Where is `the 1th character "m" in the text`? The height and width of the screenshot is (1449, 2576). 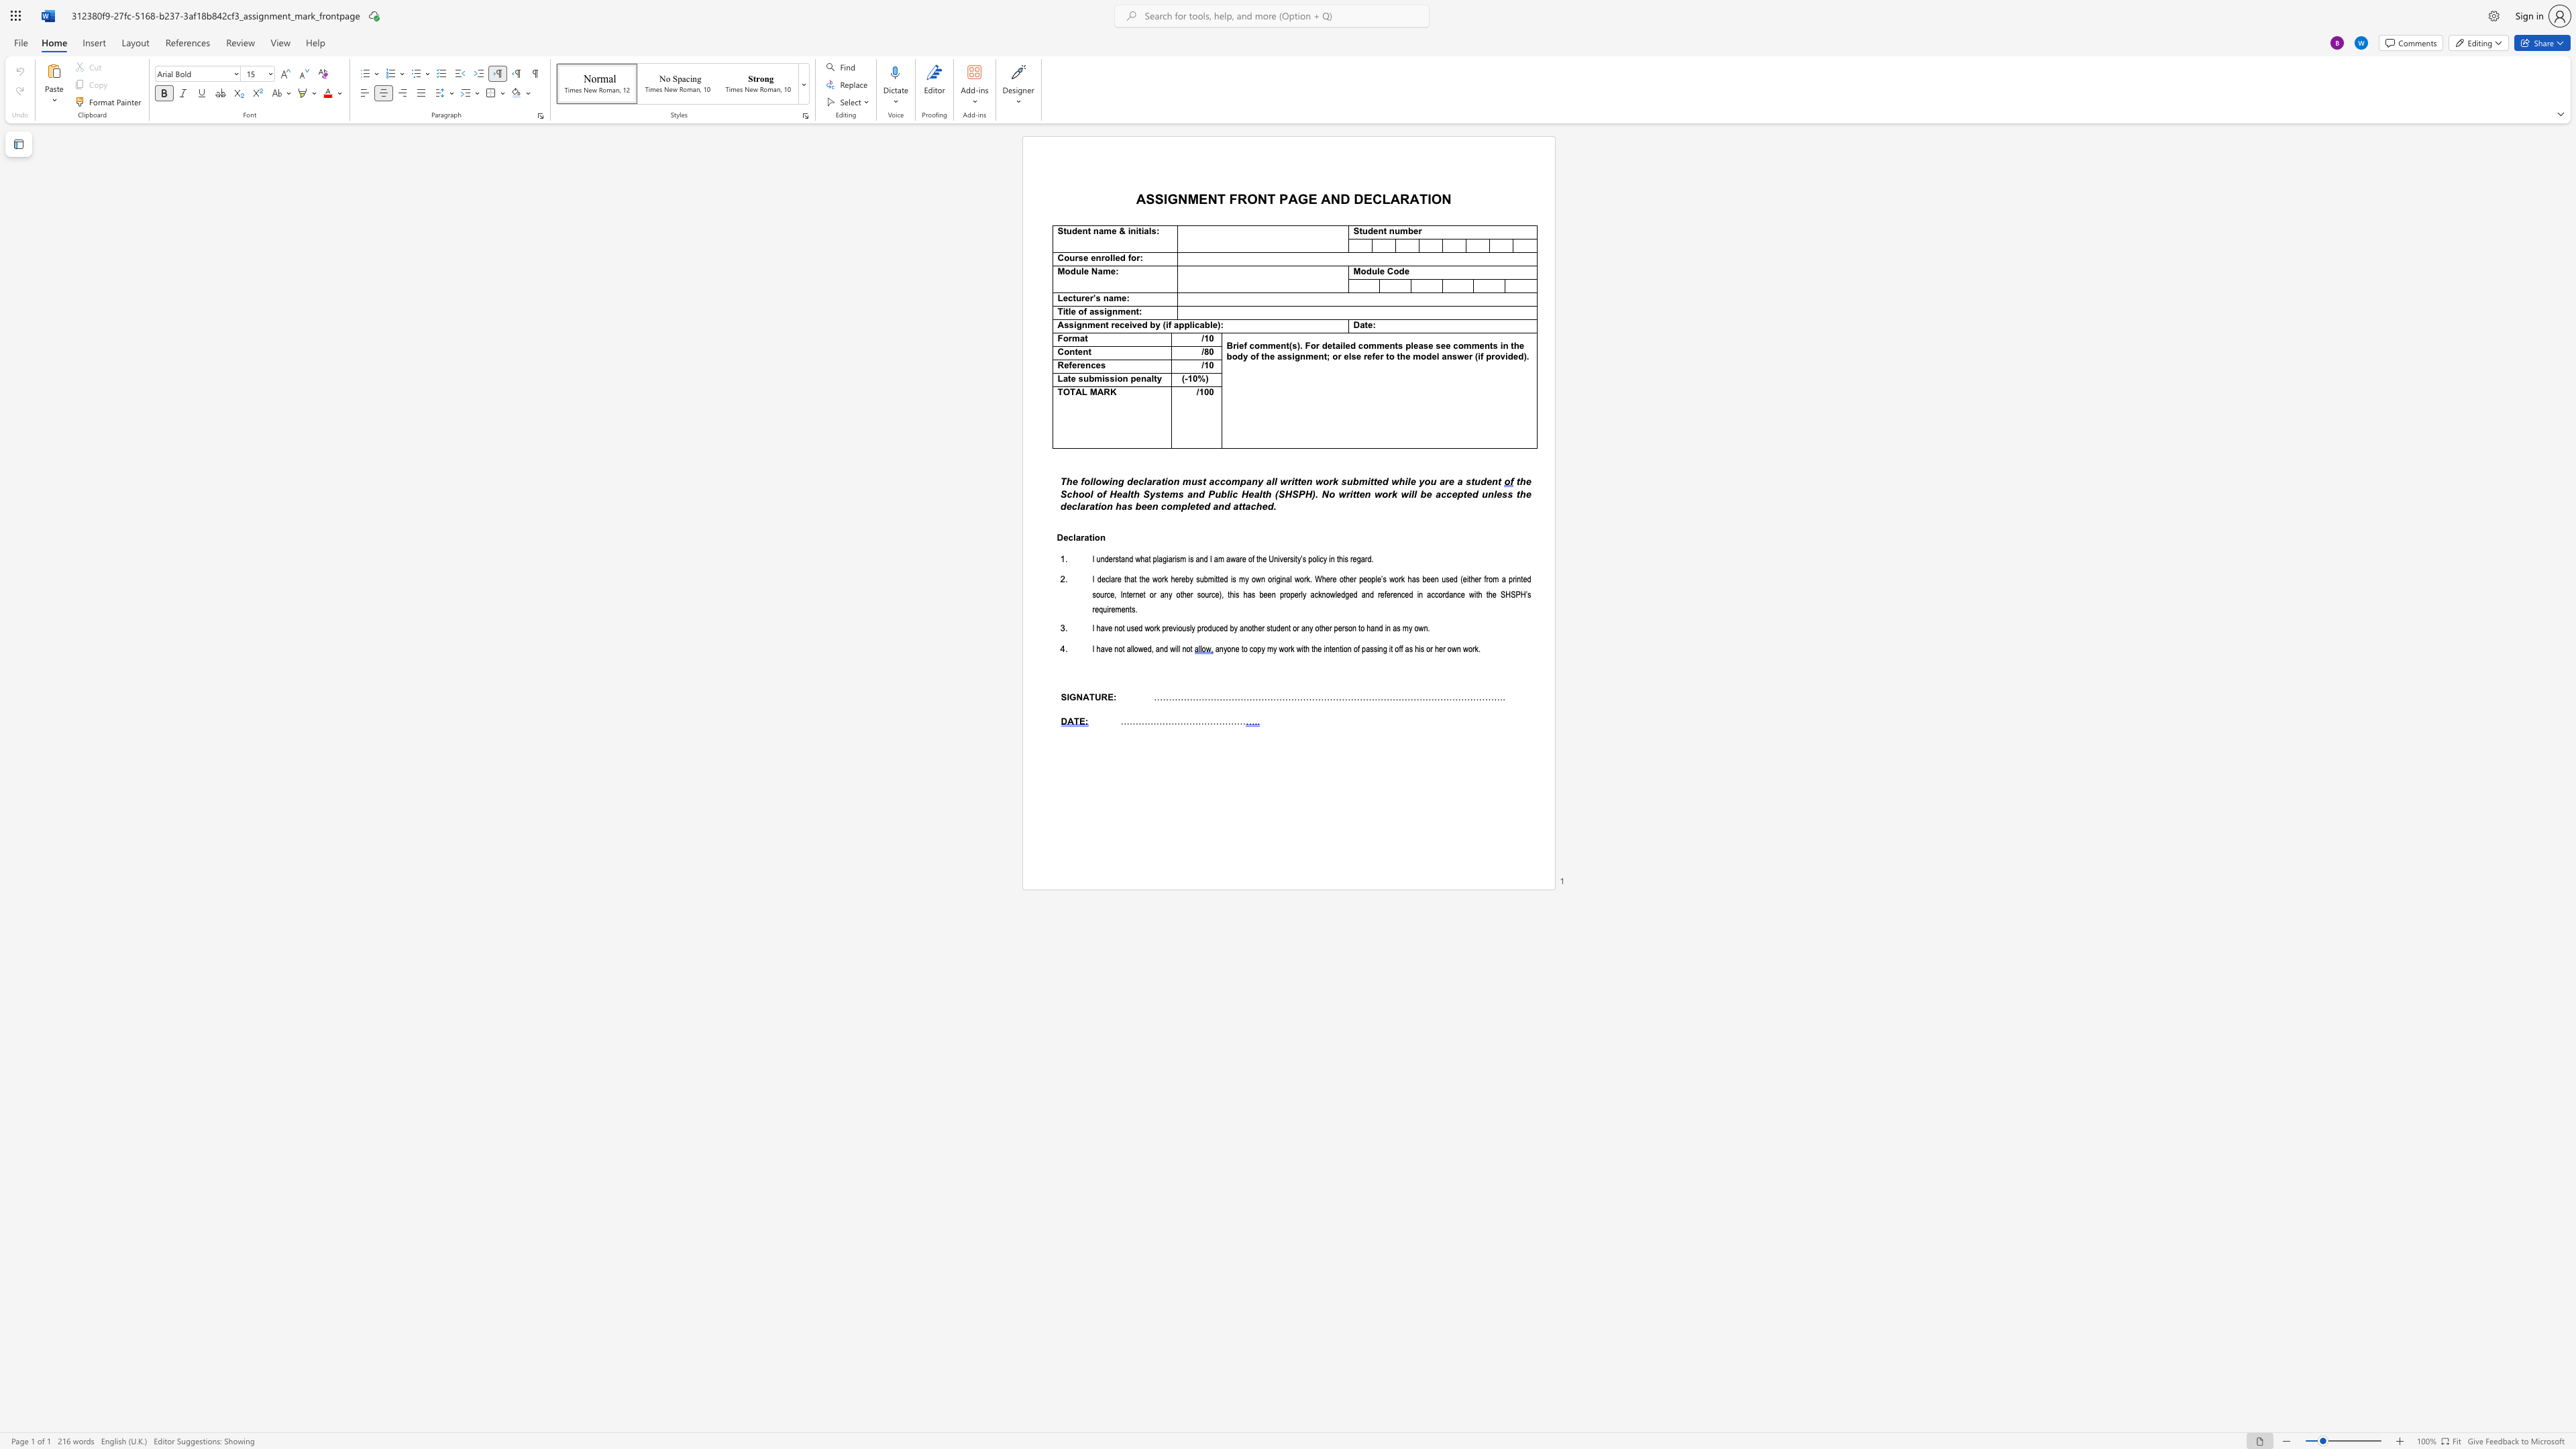
the 1th character "m" in the text is located at coordinates (1106, 271).